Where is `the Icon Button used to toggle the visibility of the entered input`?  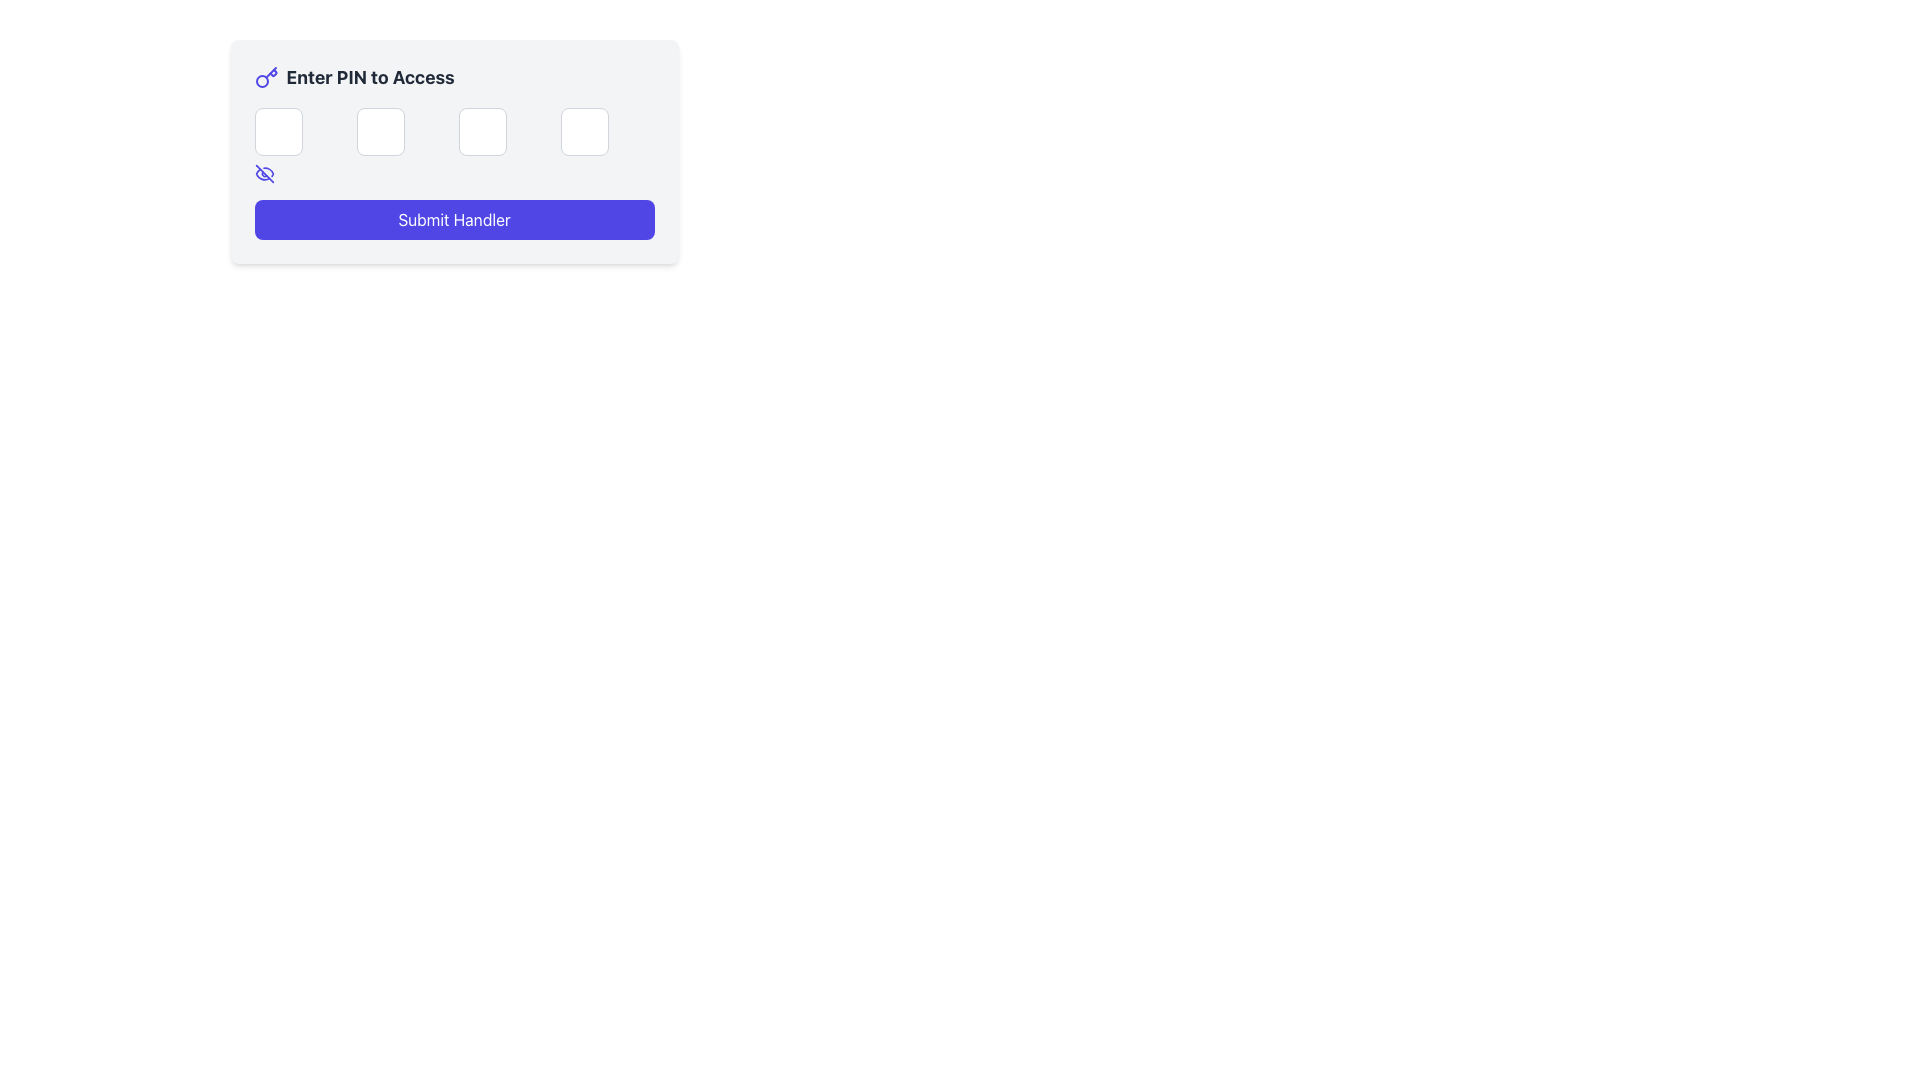
the Icon Button used to toggle the visibility of the entered input is located at coordinates (263, 172).